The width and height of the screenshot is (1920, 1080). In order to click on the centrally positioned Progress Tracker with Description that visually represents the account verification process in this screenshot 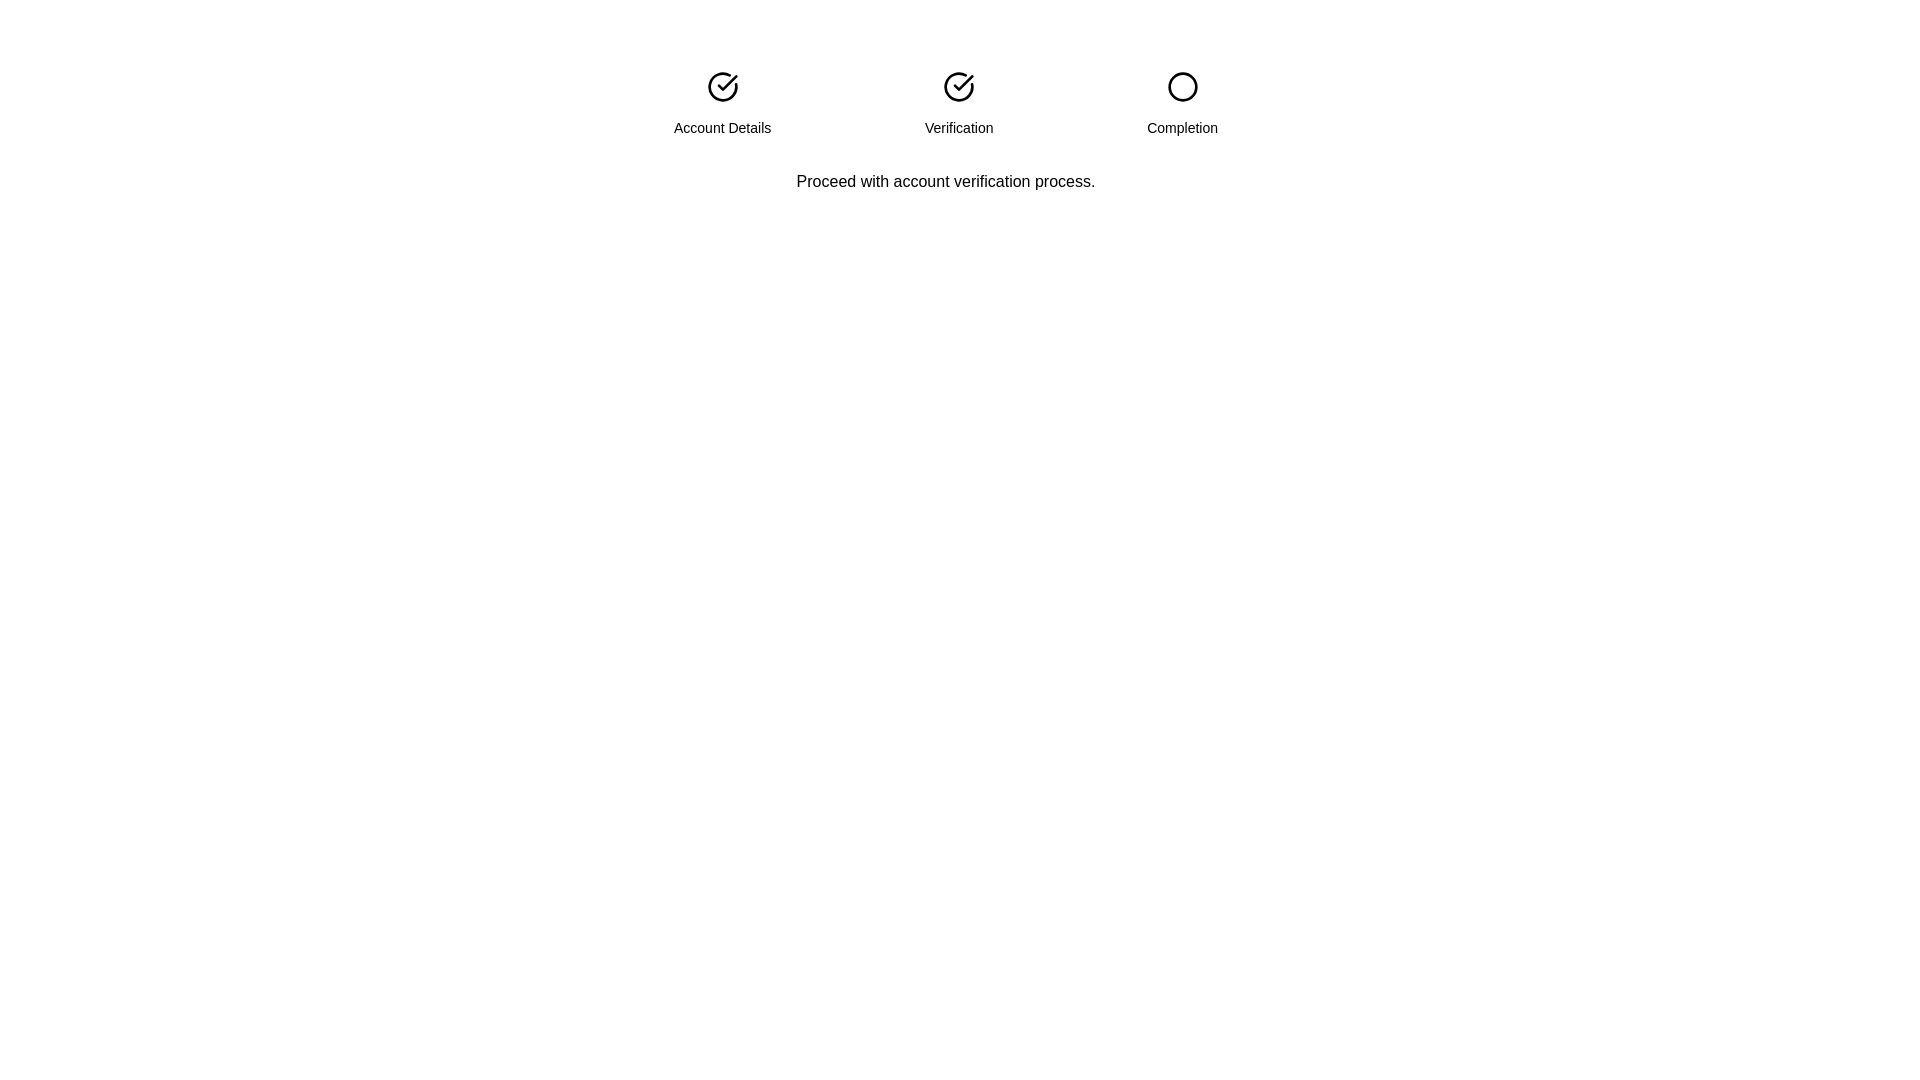, I will do `click(944, 131)`.